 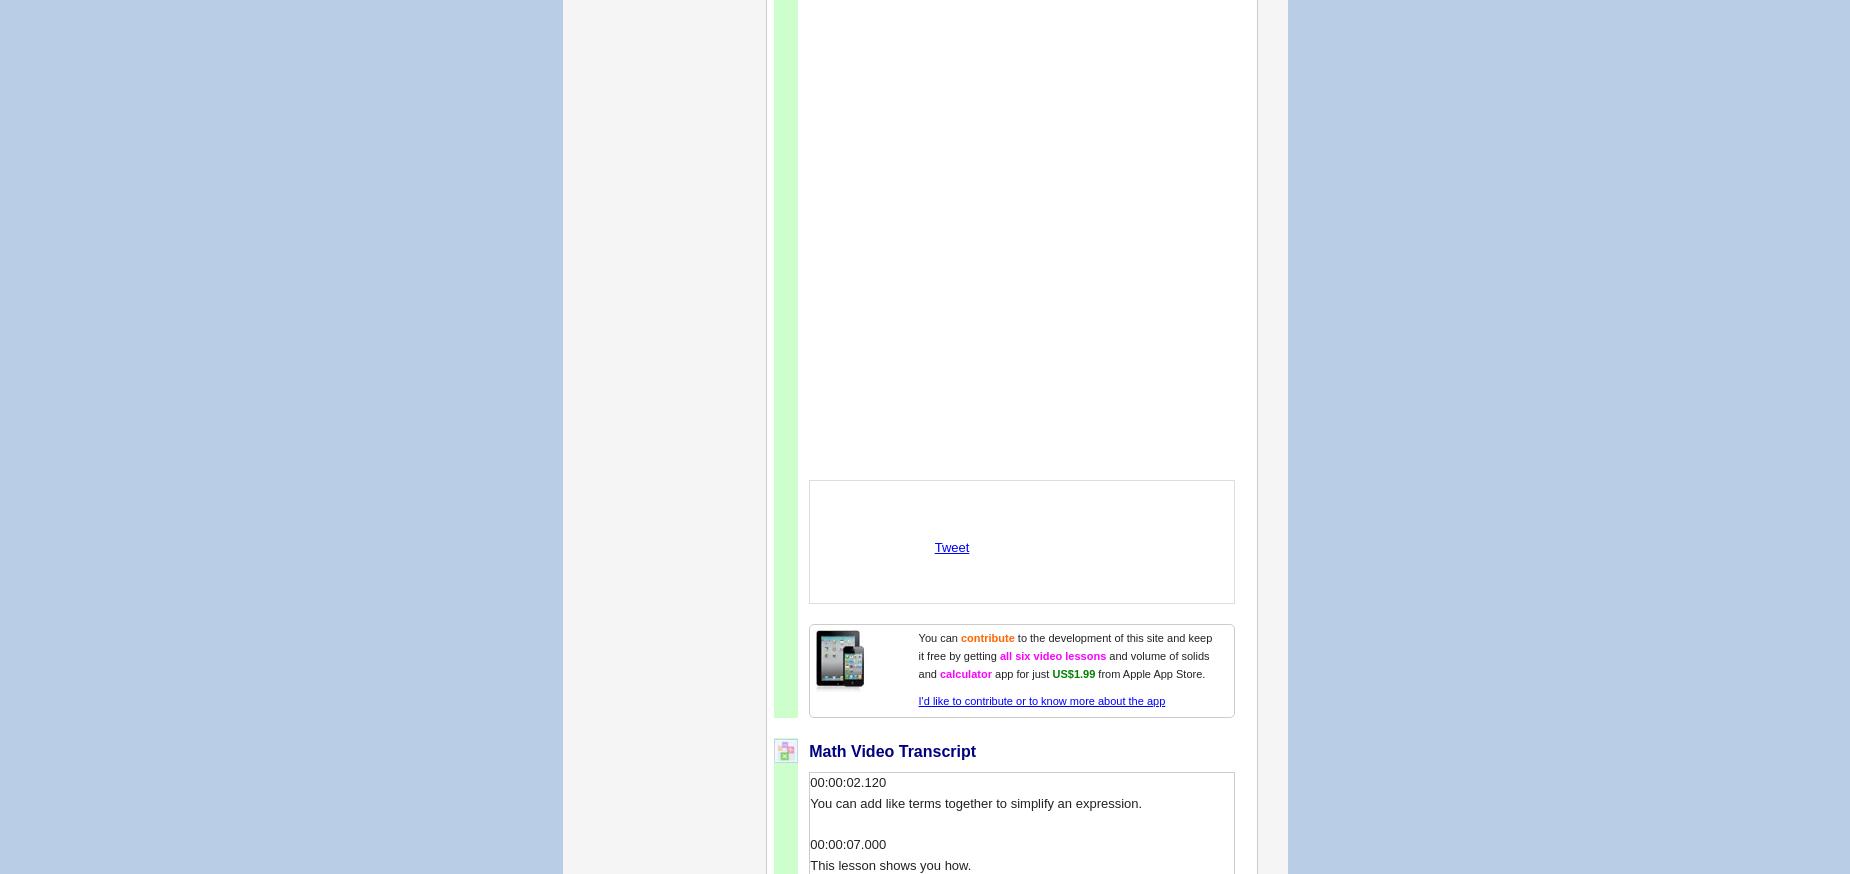 What do you see at coordinates (917, 646) in the screenshot?
I see `'to the development of this site and keep it free by getting'` at bounding box center [917, 646].